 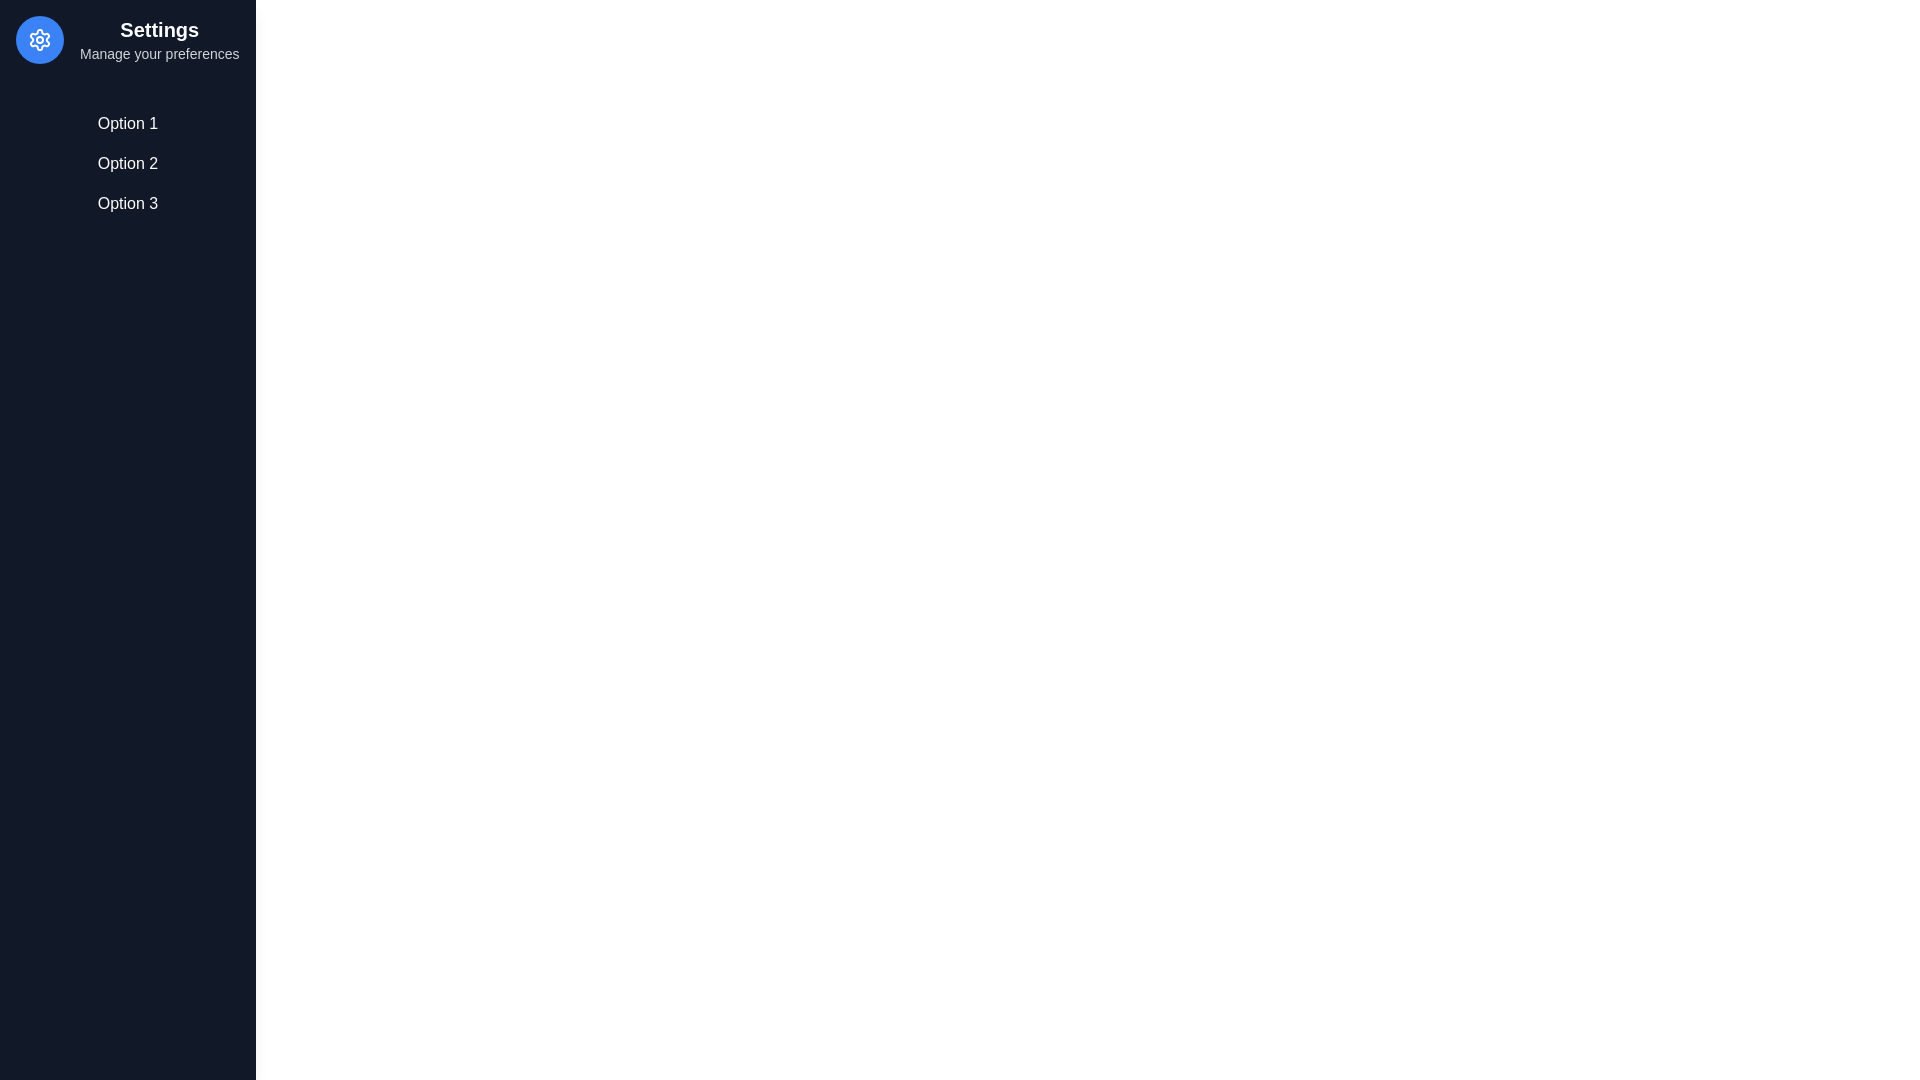 What do you see at coordinates (39, 39) in the screenshot?
I see `the gear-like icon in the sidebar menu` at bounding box center [39, 39].